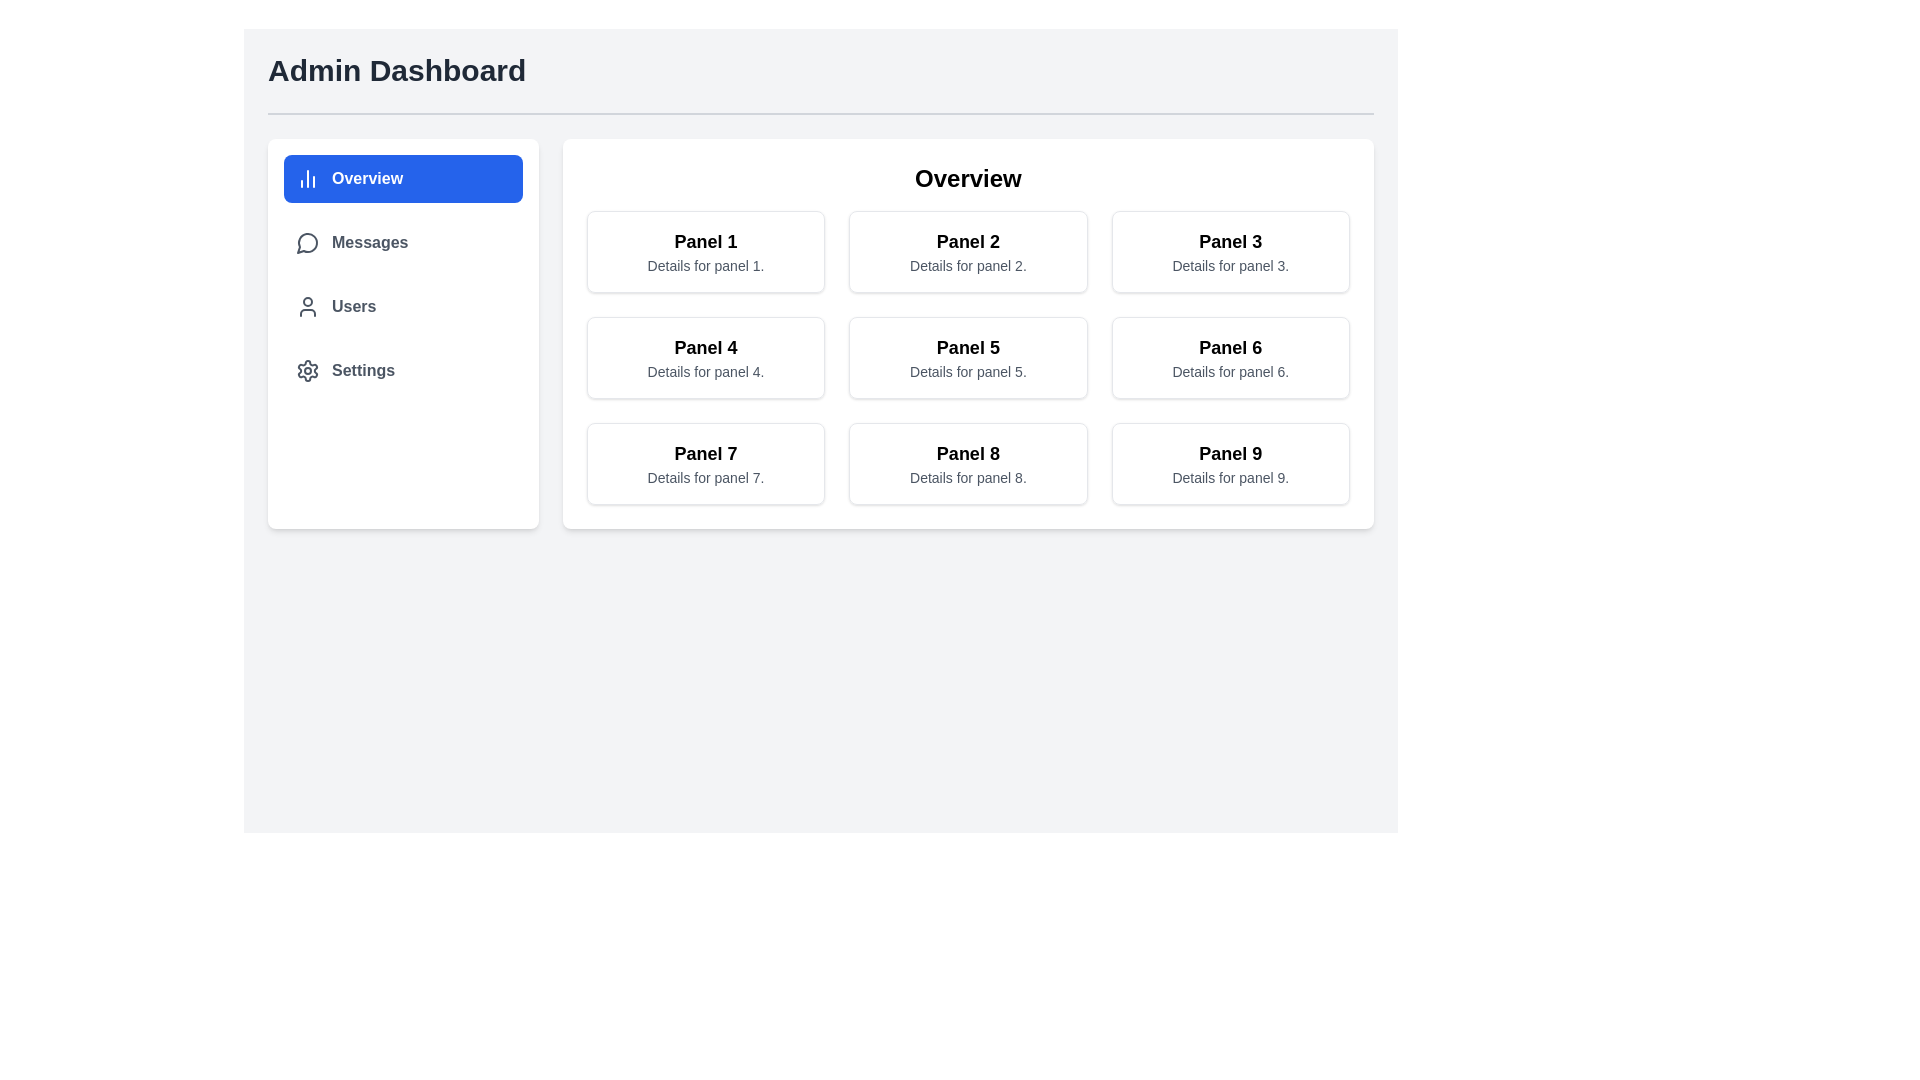 This screenshot has height=1080, width=1920. Describe the element at coordinates (306, 370) in the screenshot. I see `the gear icon component in the vertical left-hand navigation menu, which signifies settings or configuration options` at that location.